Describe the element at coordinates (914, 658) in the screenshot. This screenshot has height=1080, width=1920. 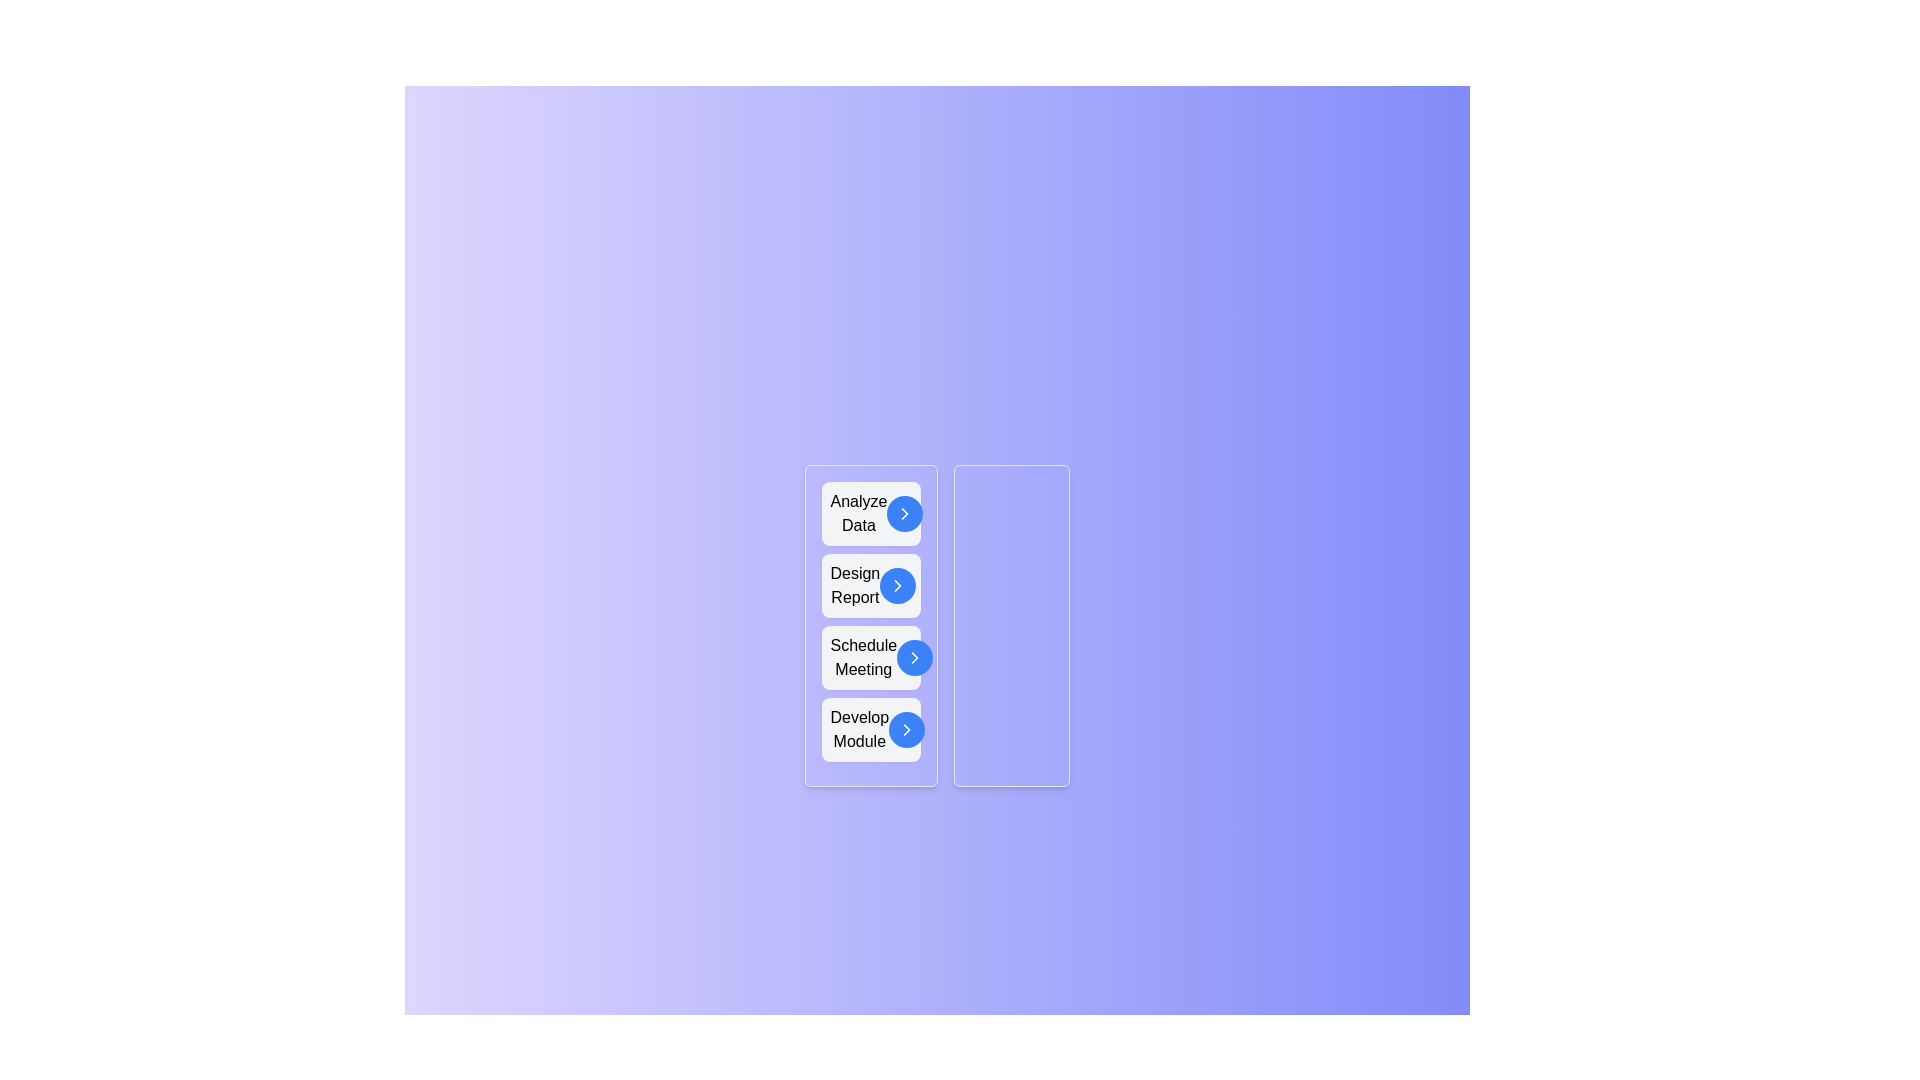
I see `arrow button next to the task 'Schedule Meeting' in the 'Unassigned Tasks' list` at that location.